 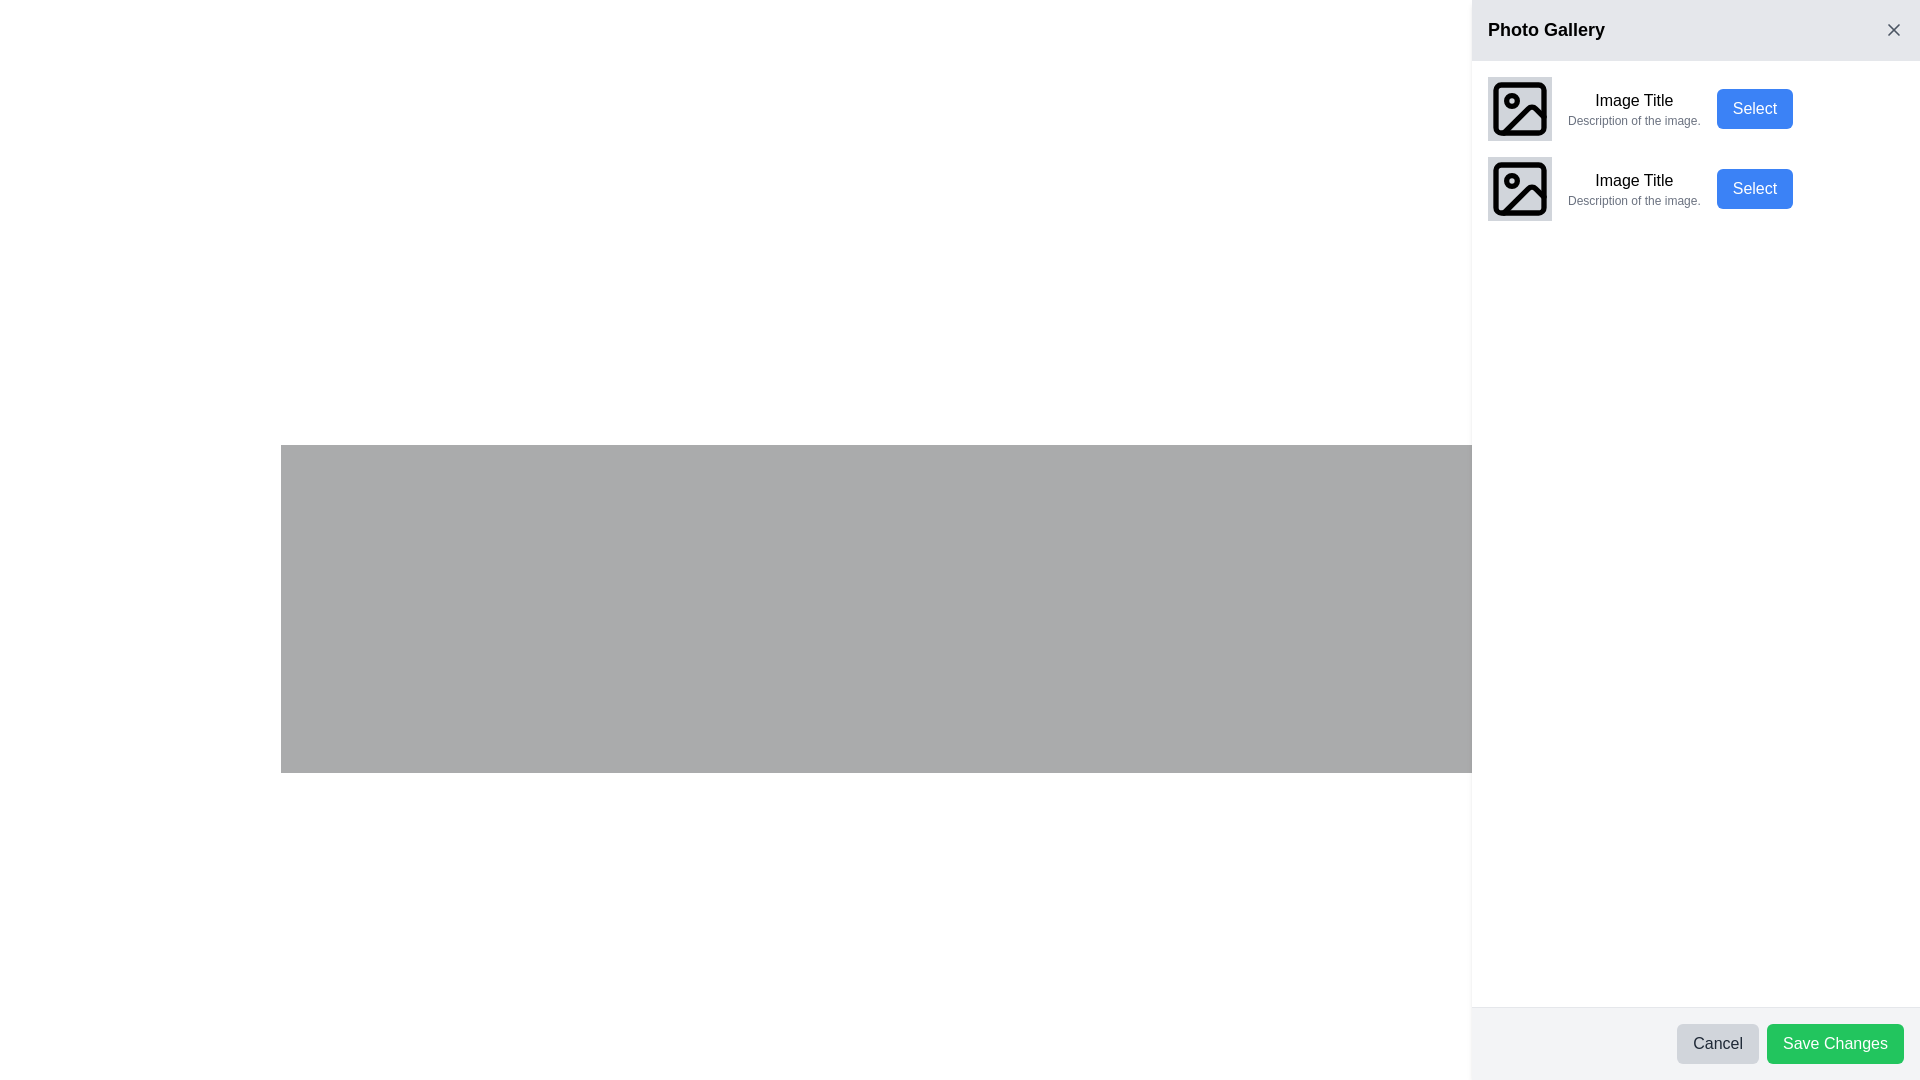 What do you see at coordinates (1634, 200) in the screenshot?
I see `the small light gray text labeled 'Description of the image.' which is located directly beneath the bold text 'Image Title' in the right-hand panel` at bounding box center [1634, 200].